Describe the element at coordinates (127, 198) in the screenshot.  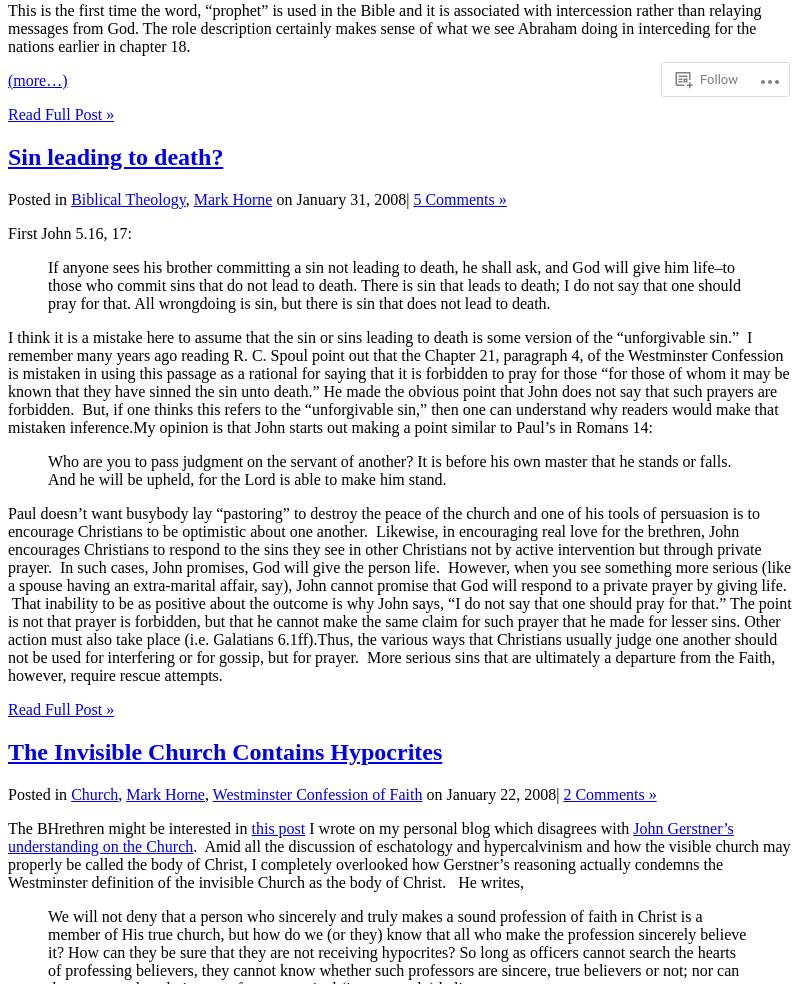
I see `'Biblical Theology'` at that location.